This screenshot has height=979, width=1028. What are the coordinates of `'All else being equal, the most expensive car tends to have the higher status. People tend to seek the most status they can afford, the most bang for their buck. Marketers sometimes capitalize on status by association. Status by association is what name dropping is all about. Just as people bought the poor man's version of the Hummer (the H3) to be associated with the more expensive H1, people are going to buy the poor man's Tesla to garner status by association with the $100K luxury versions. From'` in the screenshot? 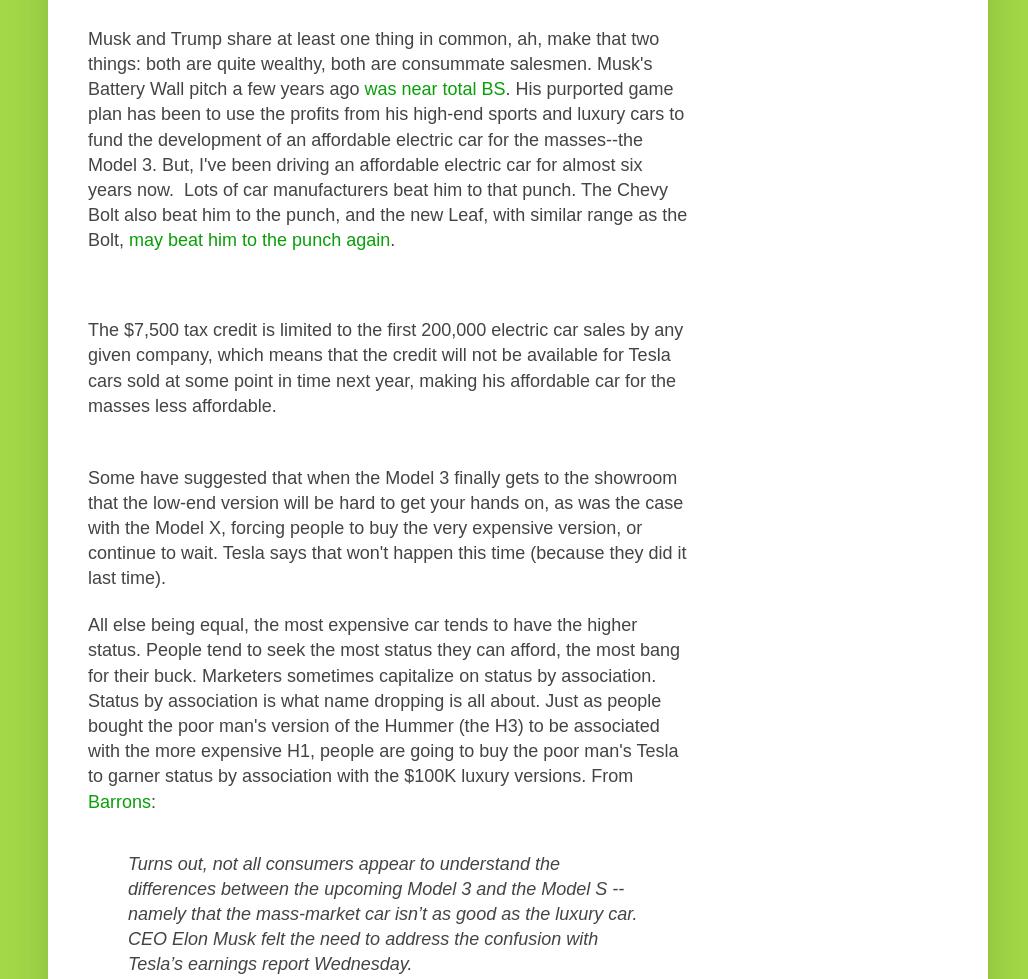 It's located at (382, 699).